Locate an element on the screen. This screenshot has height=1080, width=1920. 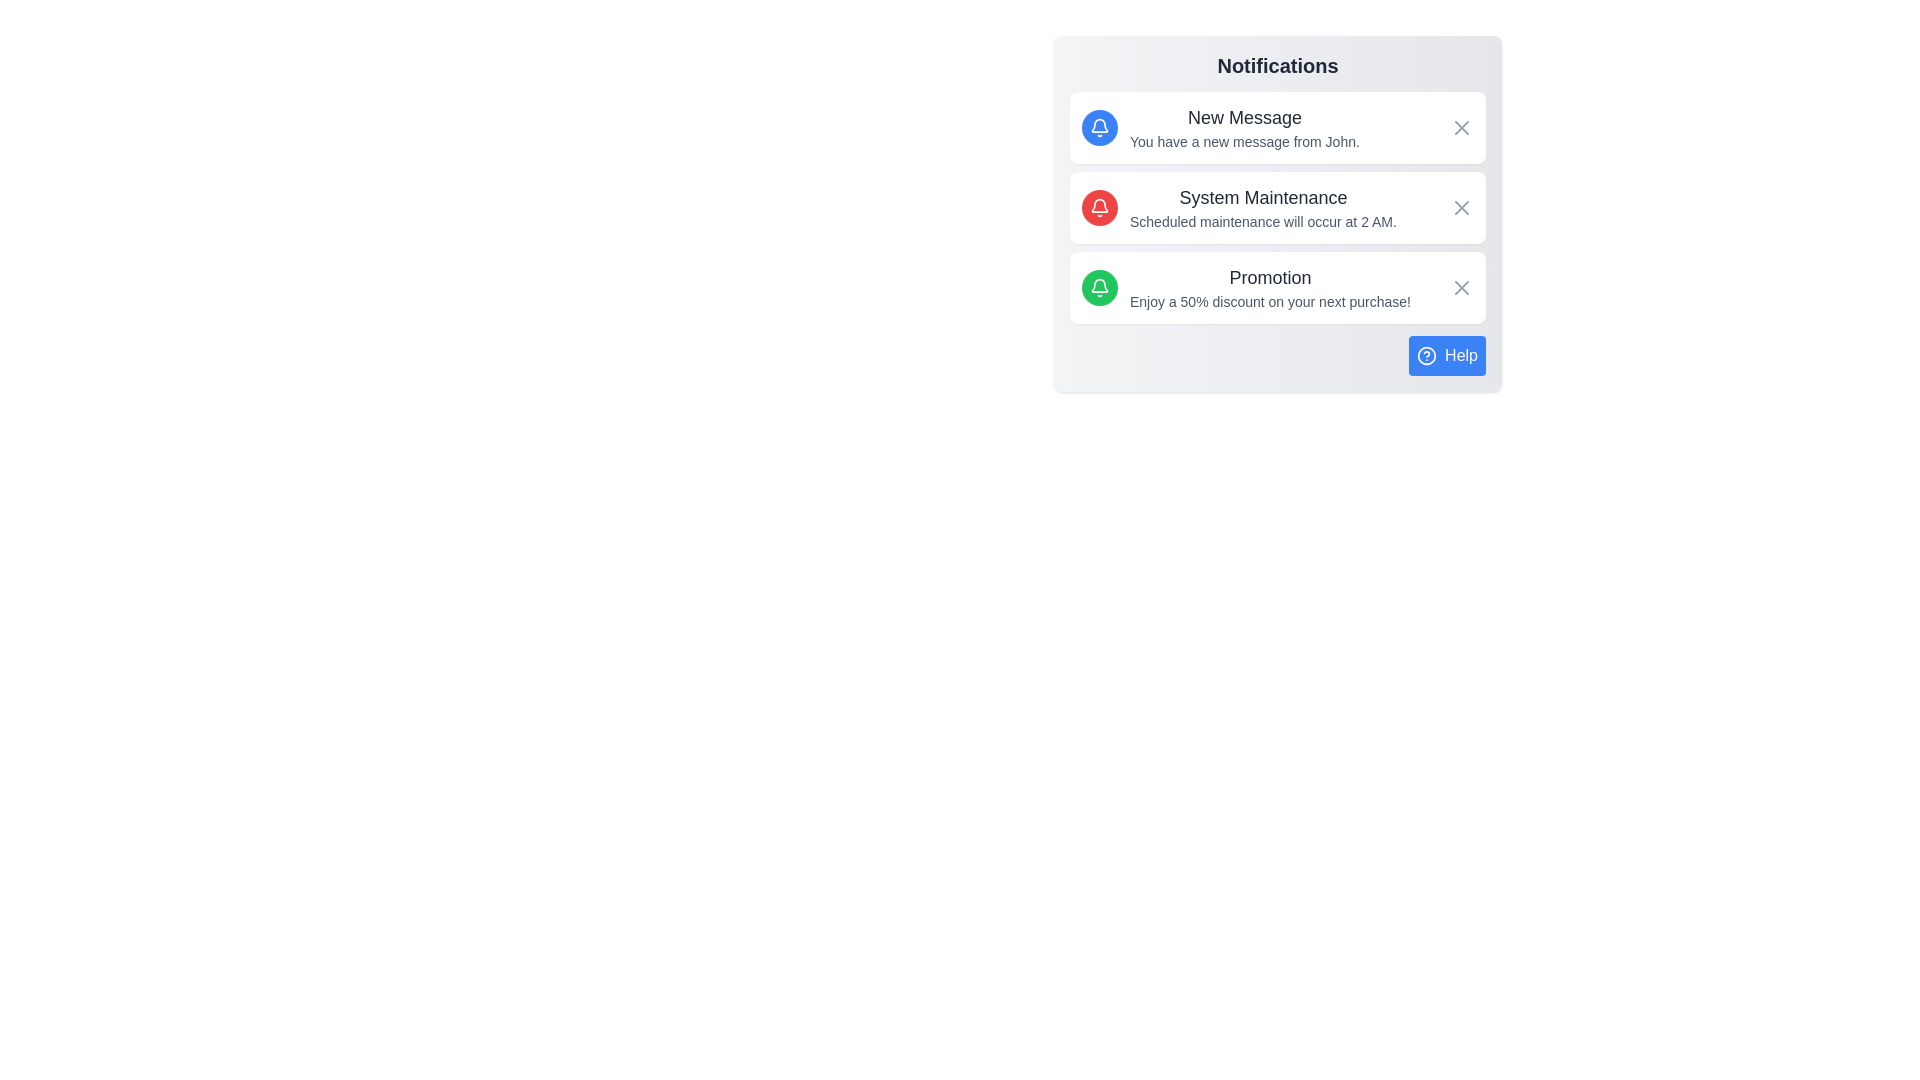
the second notification item that provides details about a scheduled system maintenance activity is located at coordinates (1238, 208).